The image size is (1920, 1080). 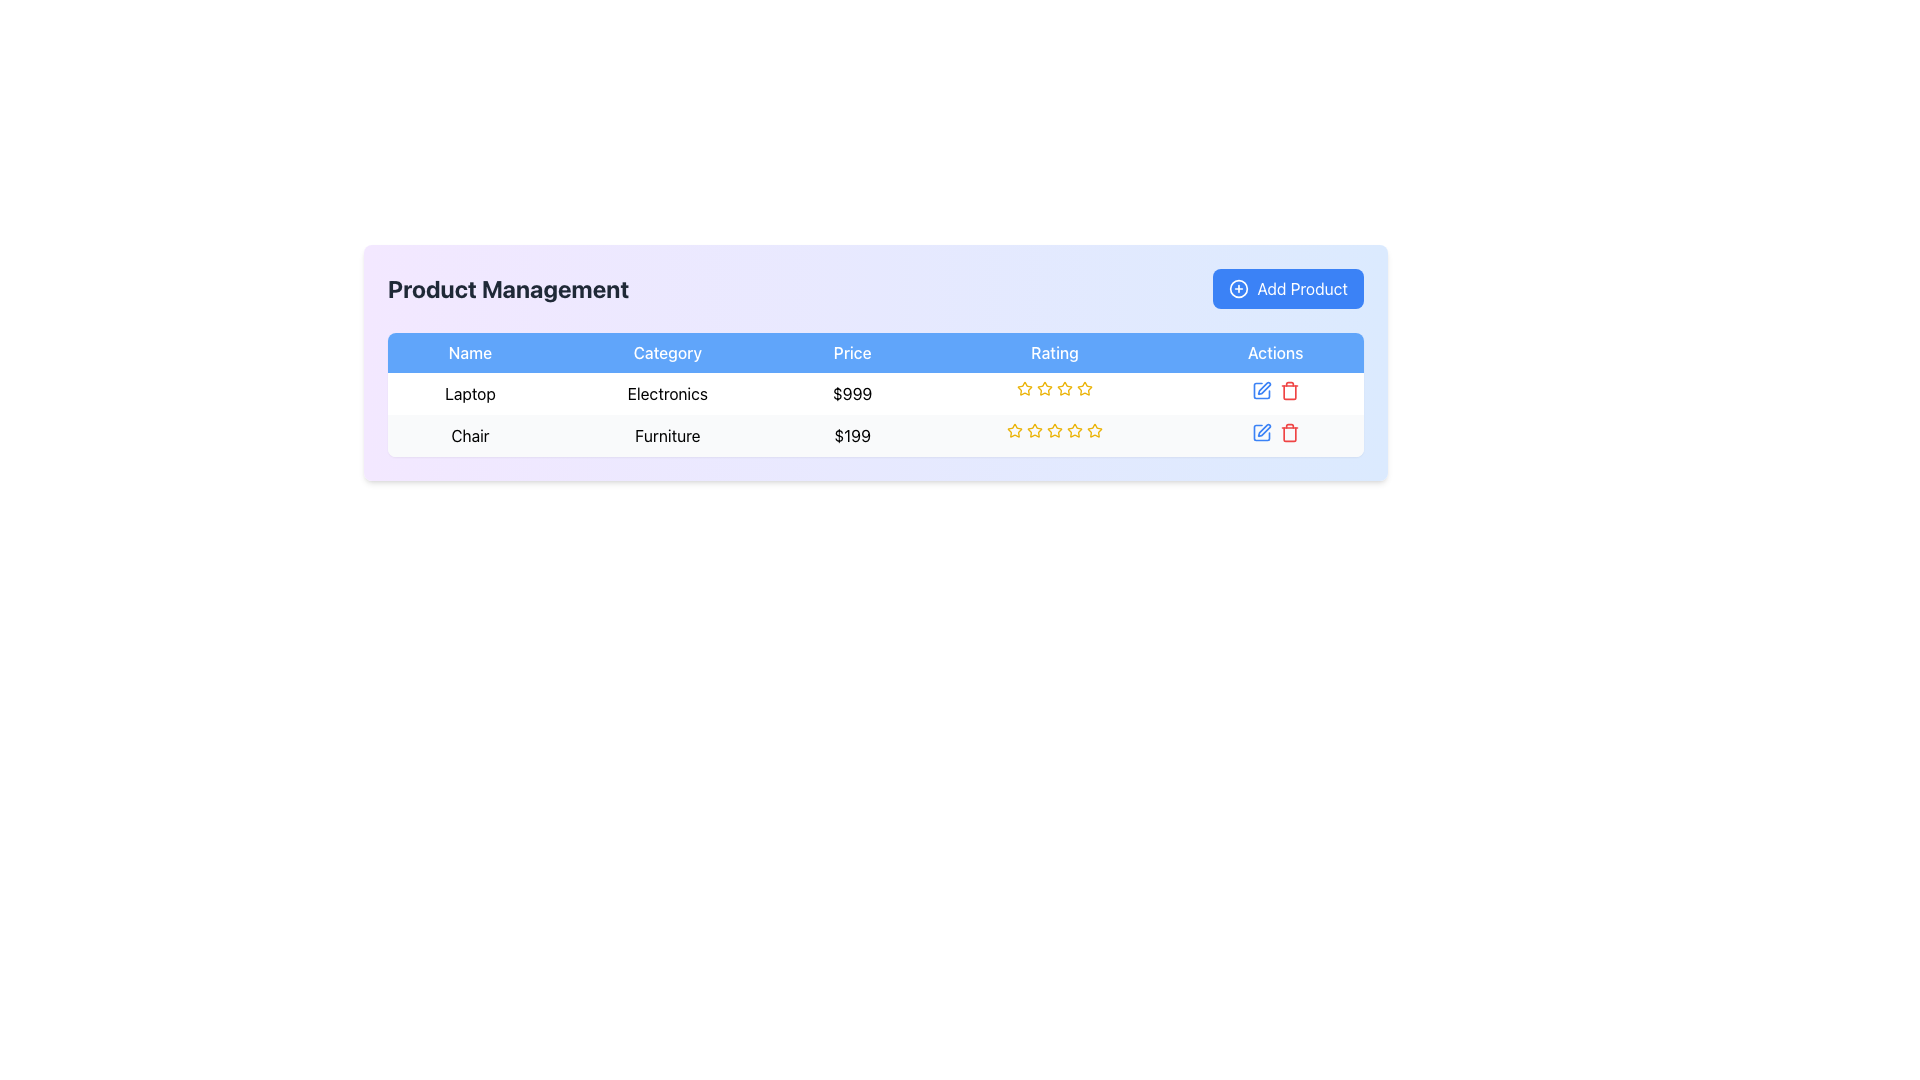 What do you see at coordinates (1054, 430) in the screenshot?
I see `the fourth star icon in the rating section of the second table row for the product 'Chair', which has a yellow outline and a transparent center` at bounding box center [1054, 430].